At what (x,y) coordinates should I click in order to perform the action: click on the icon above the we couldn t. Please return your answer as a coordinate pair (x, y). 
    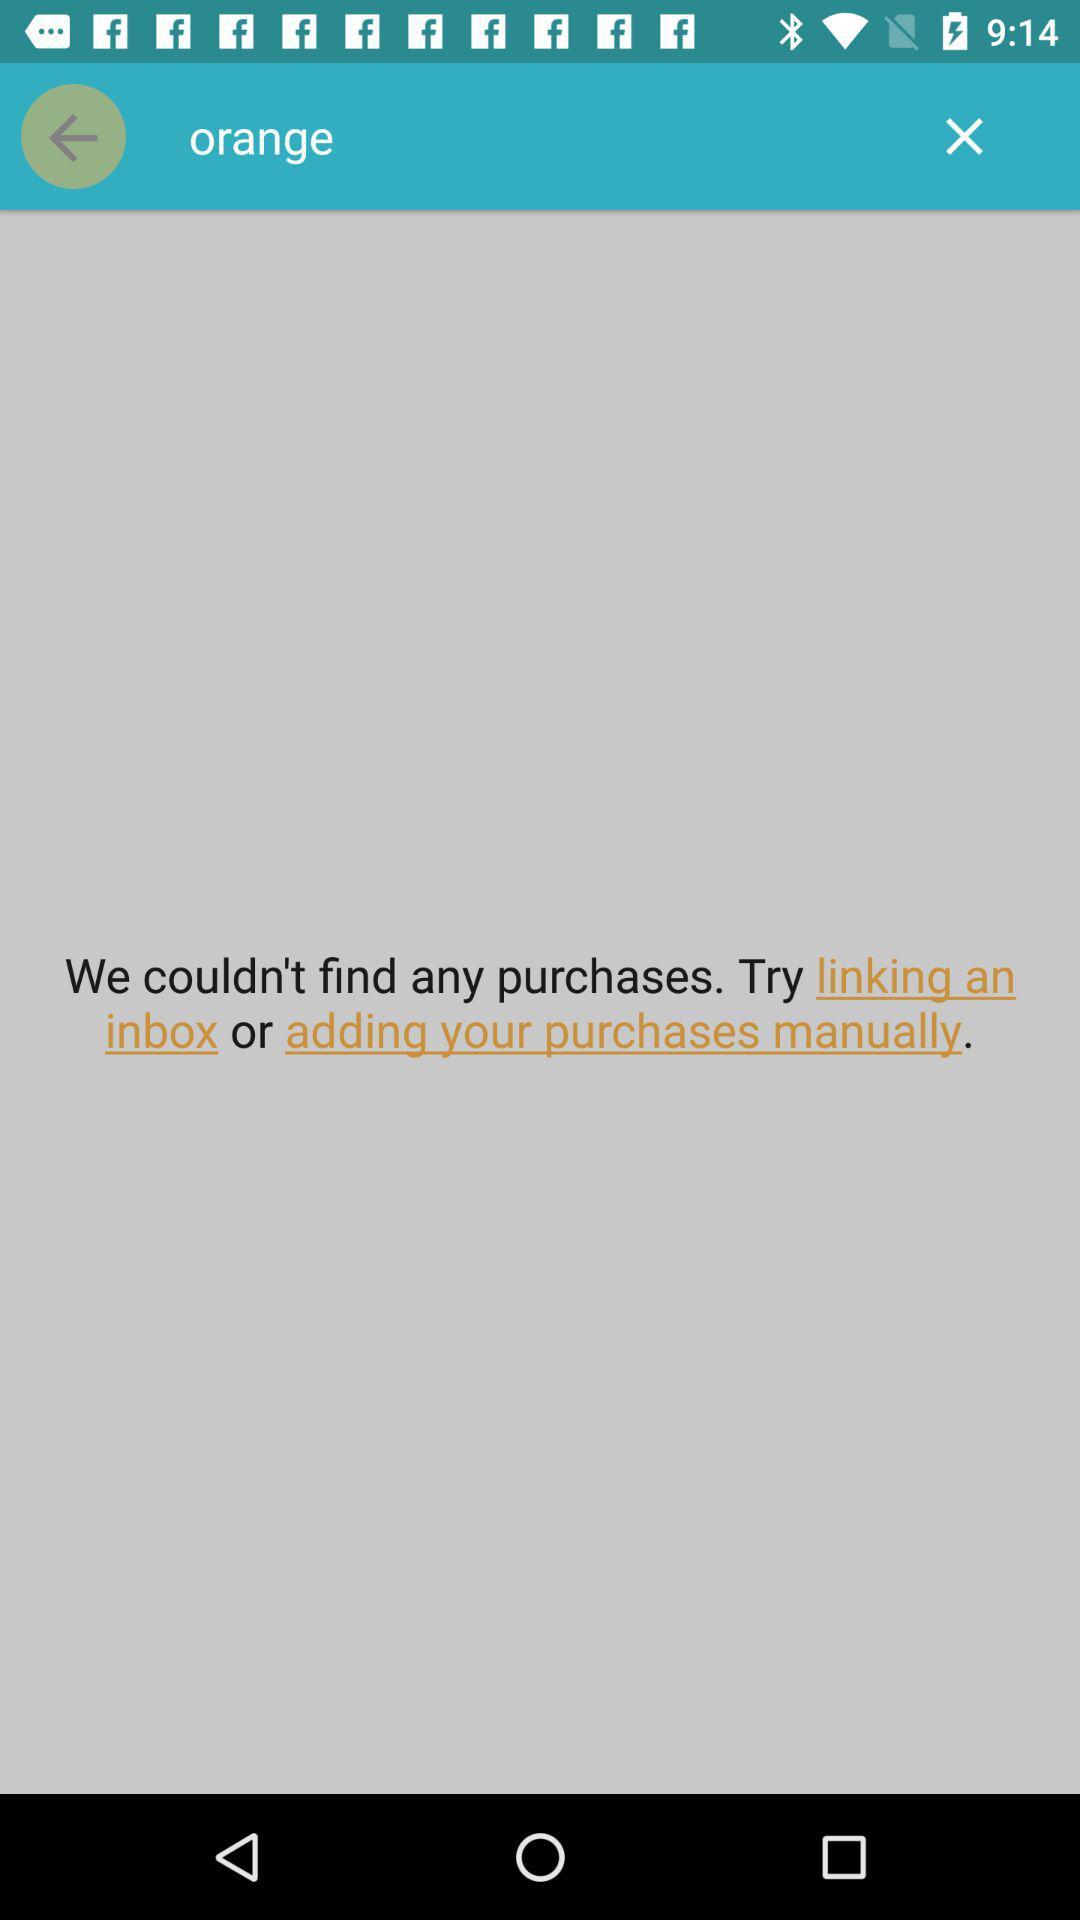
    Looking at the image, I should click on (963, 135).